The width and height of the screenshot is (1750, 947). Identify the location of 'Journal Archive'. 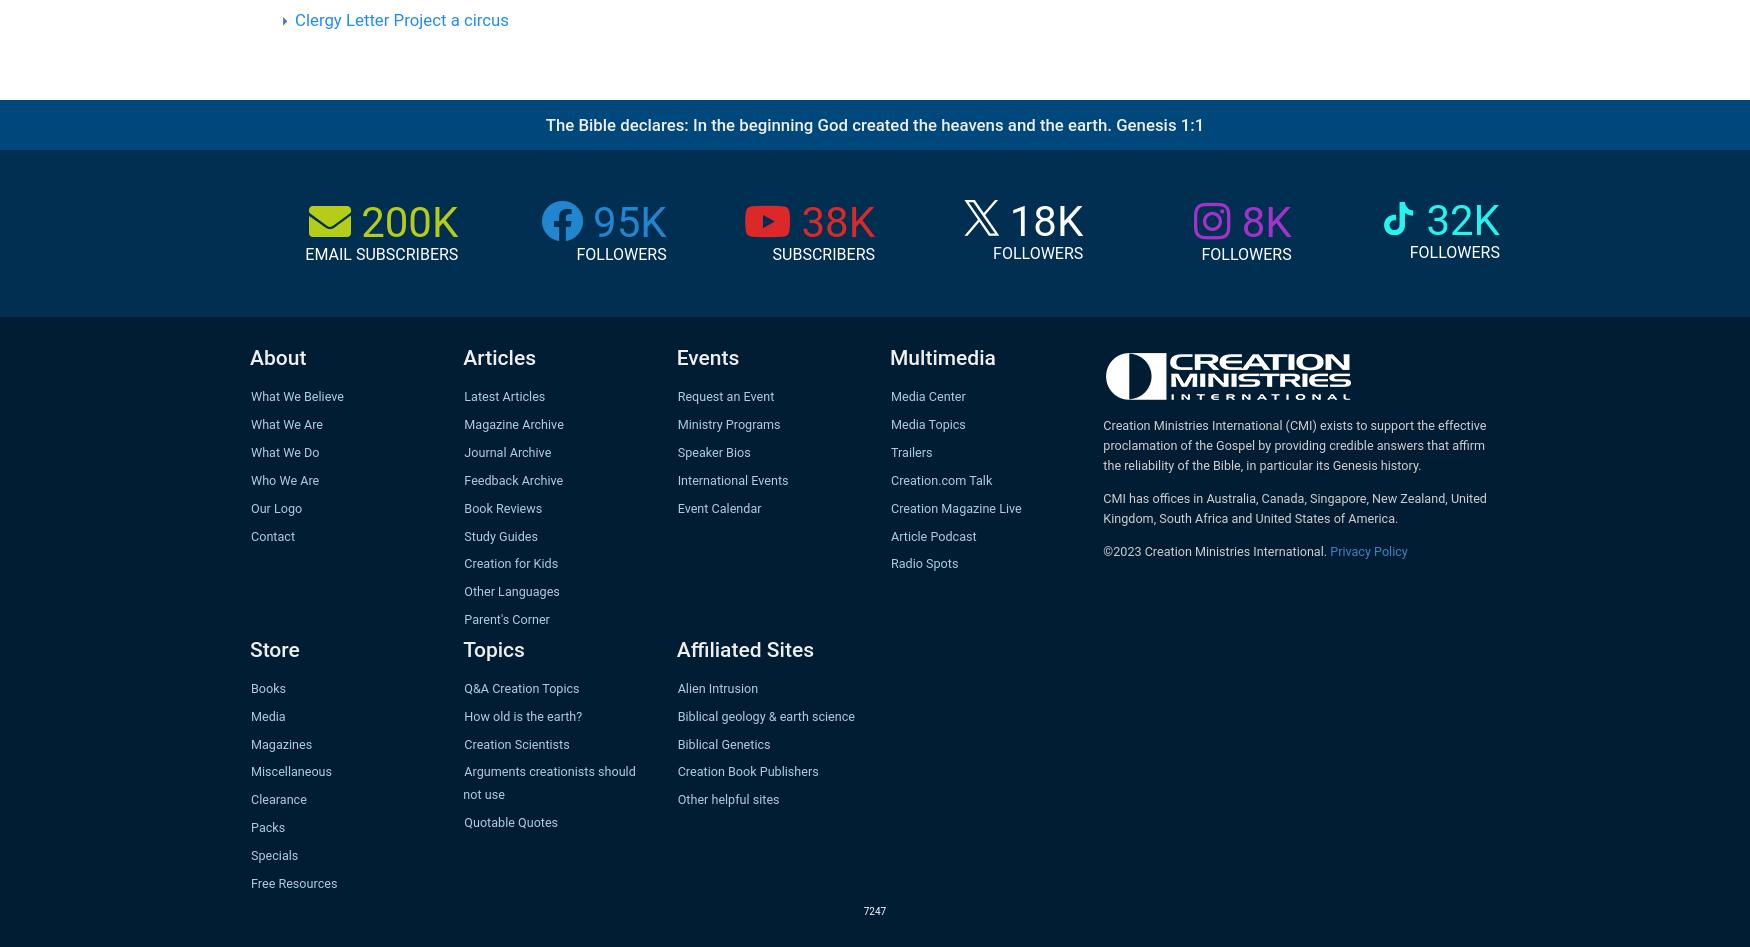
(506, 451).